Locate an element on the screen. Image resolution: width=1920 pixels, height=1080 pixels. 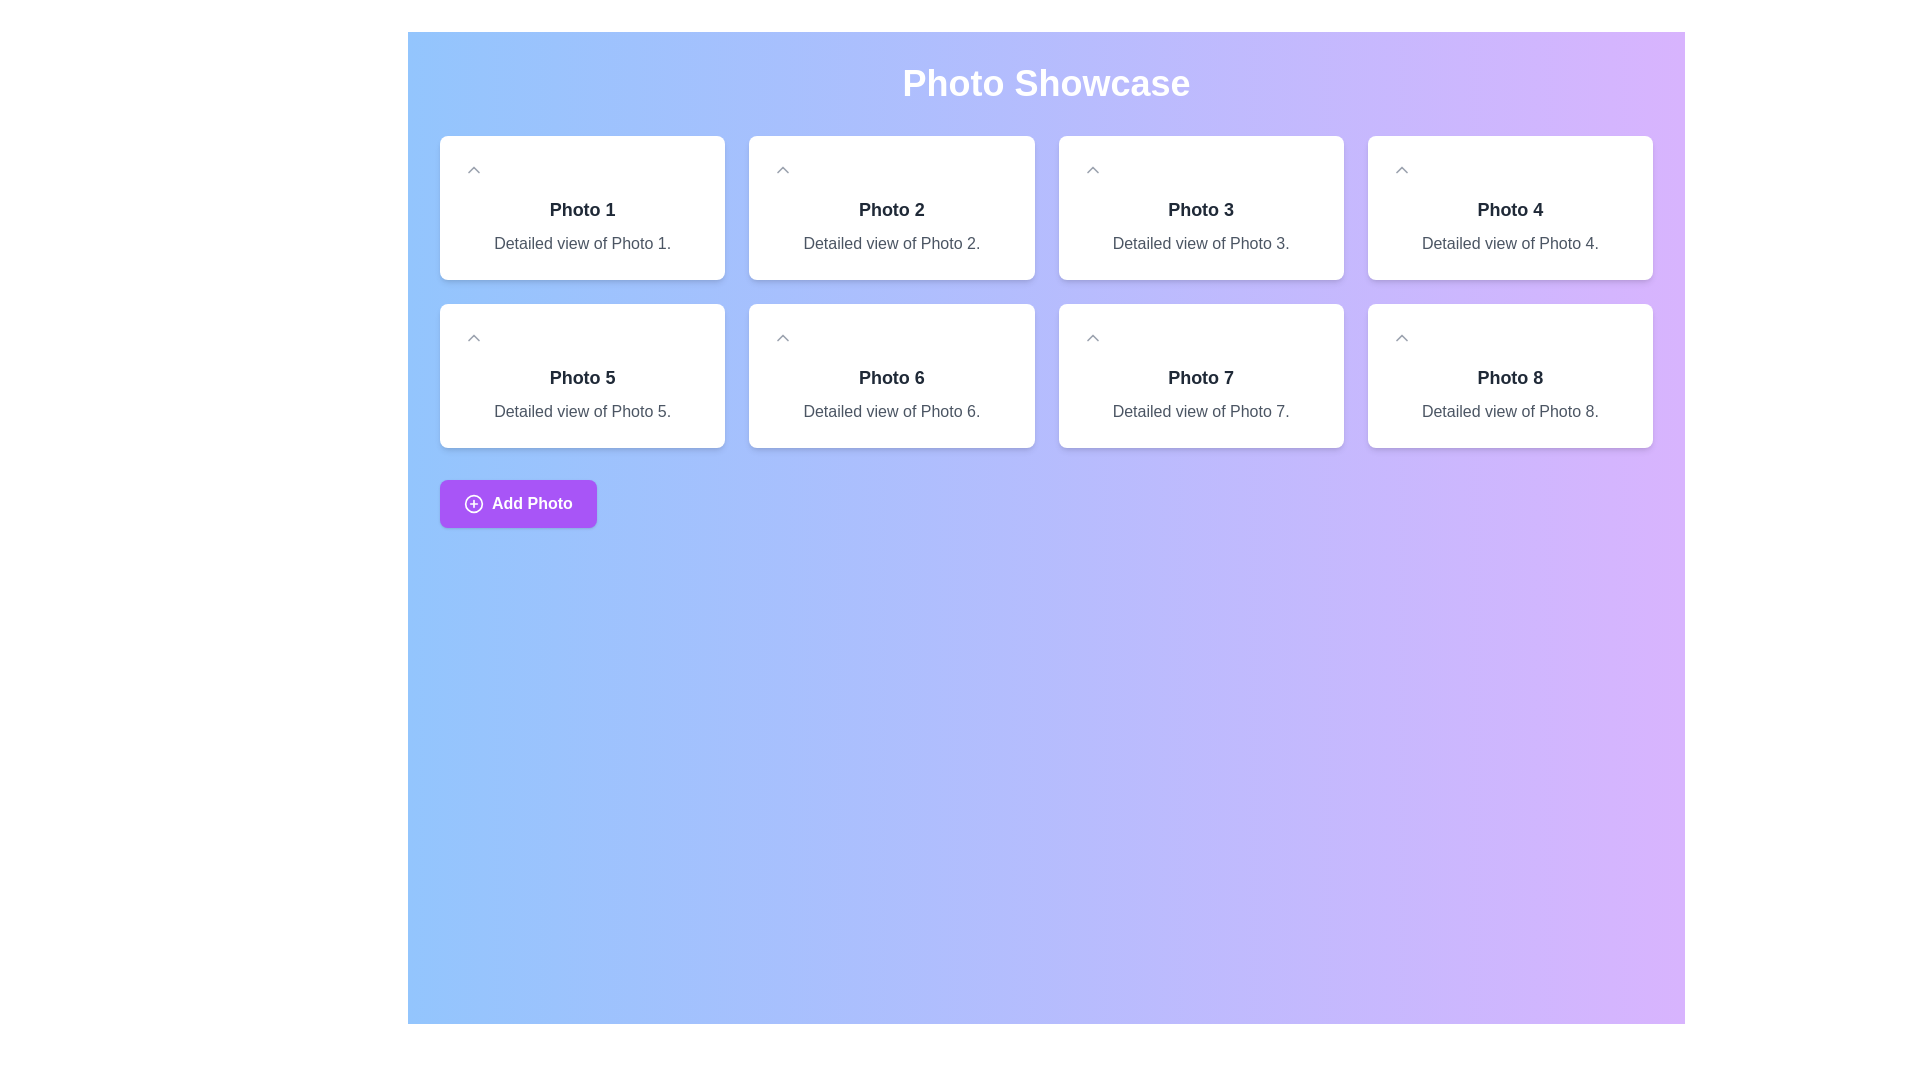
the text label displaying 'Photo 7' in the seventh card of the grid layout, located in the second row and third column is located at coordinates (1200, 378).